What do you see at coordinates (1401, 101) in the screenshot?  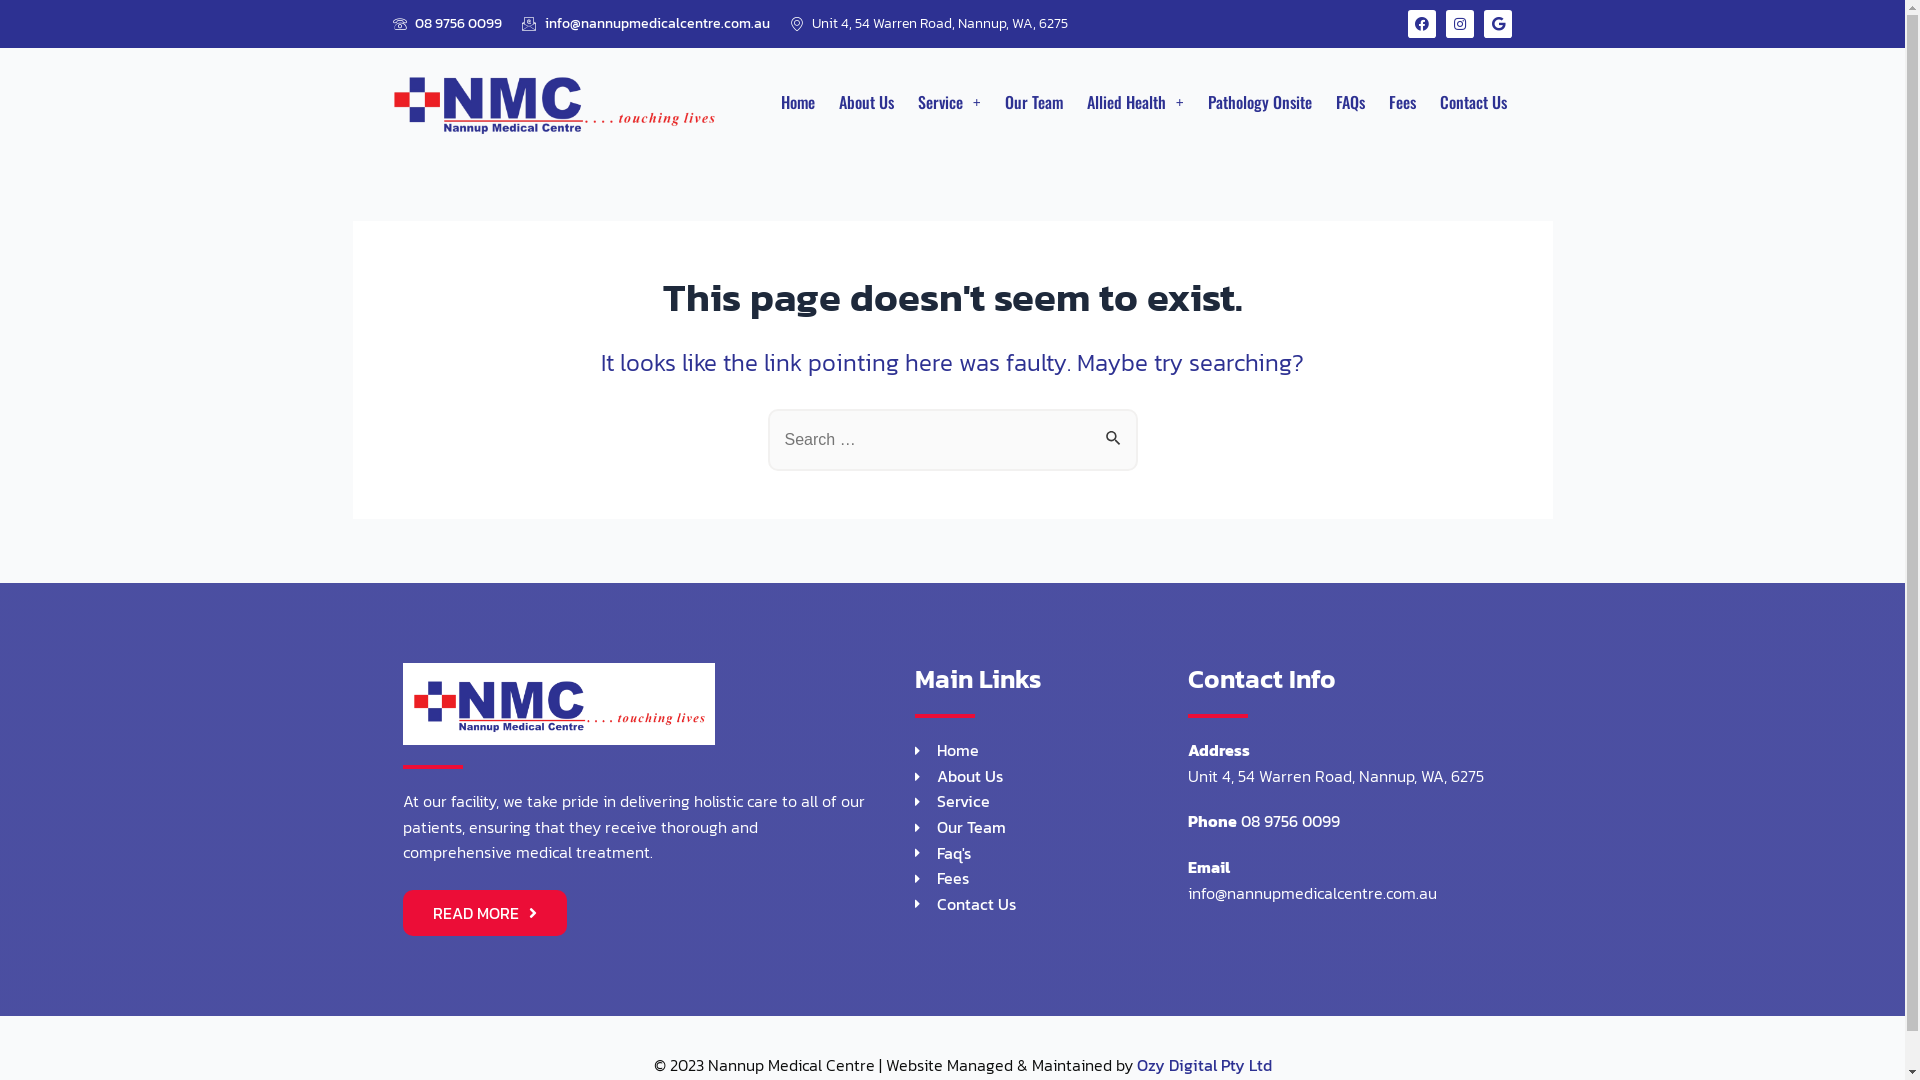 I see `'Fees'` at bounding box center [1401, 101].